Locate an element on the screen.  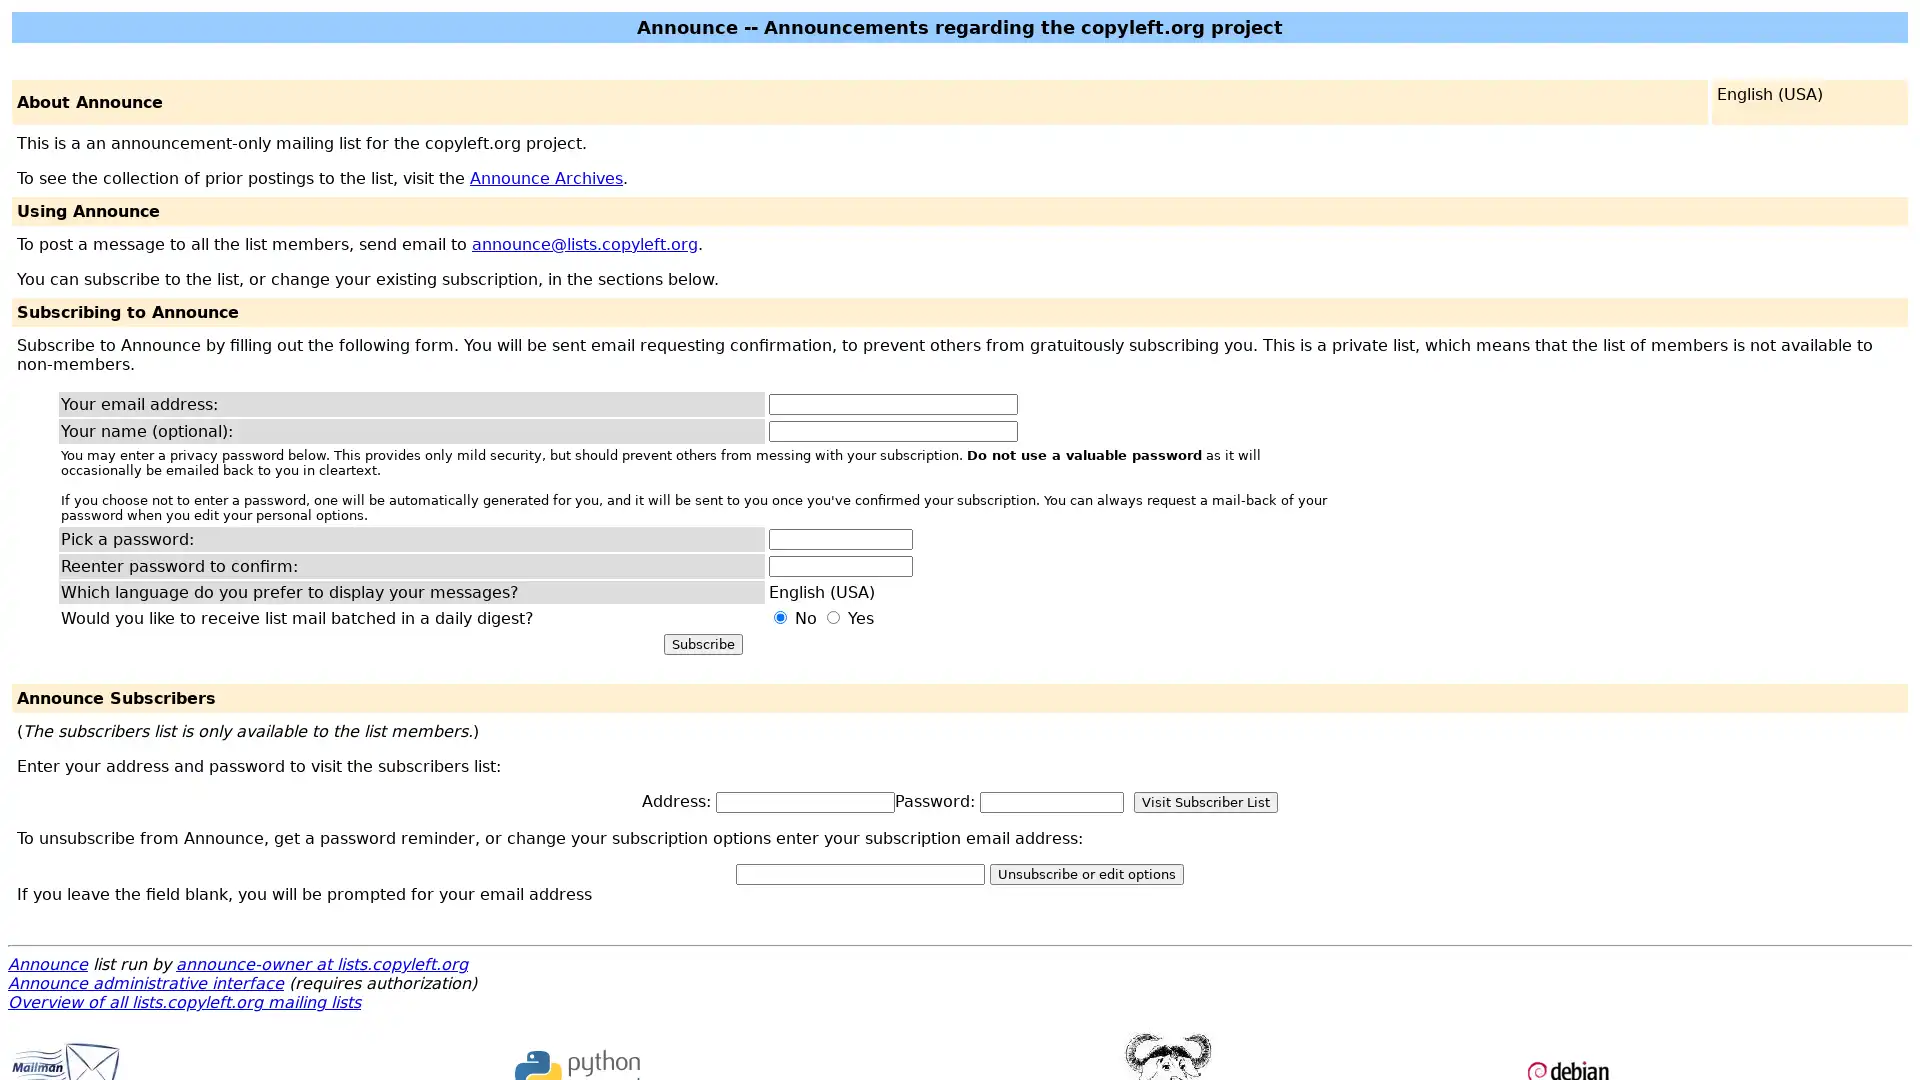
Unsubscribe or edit options is located at coordinates (1085, 873).